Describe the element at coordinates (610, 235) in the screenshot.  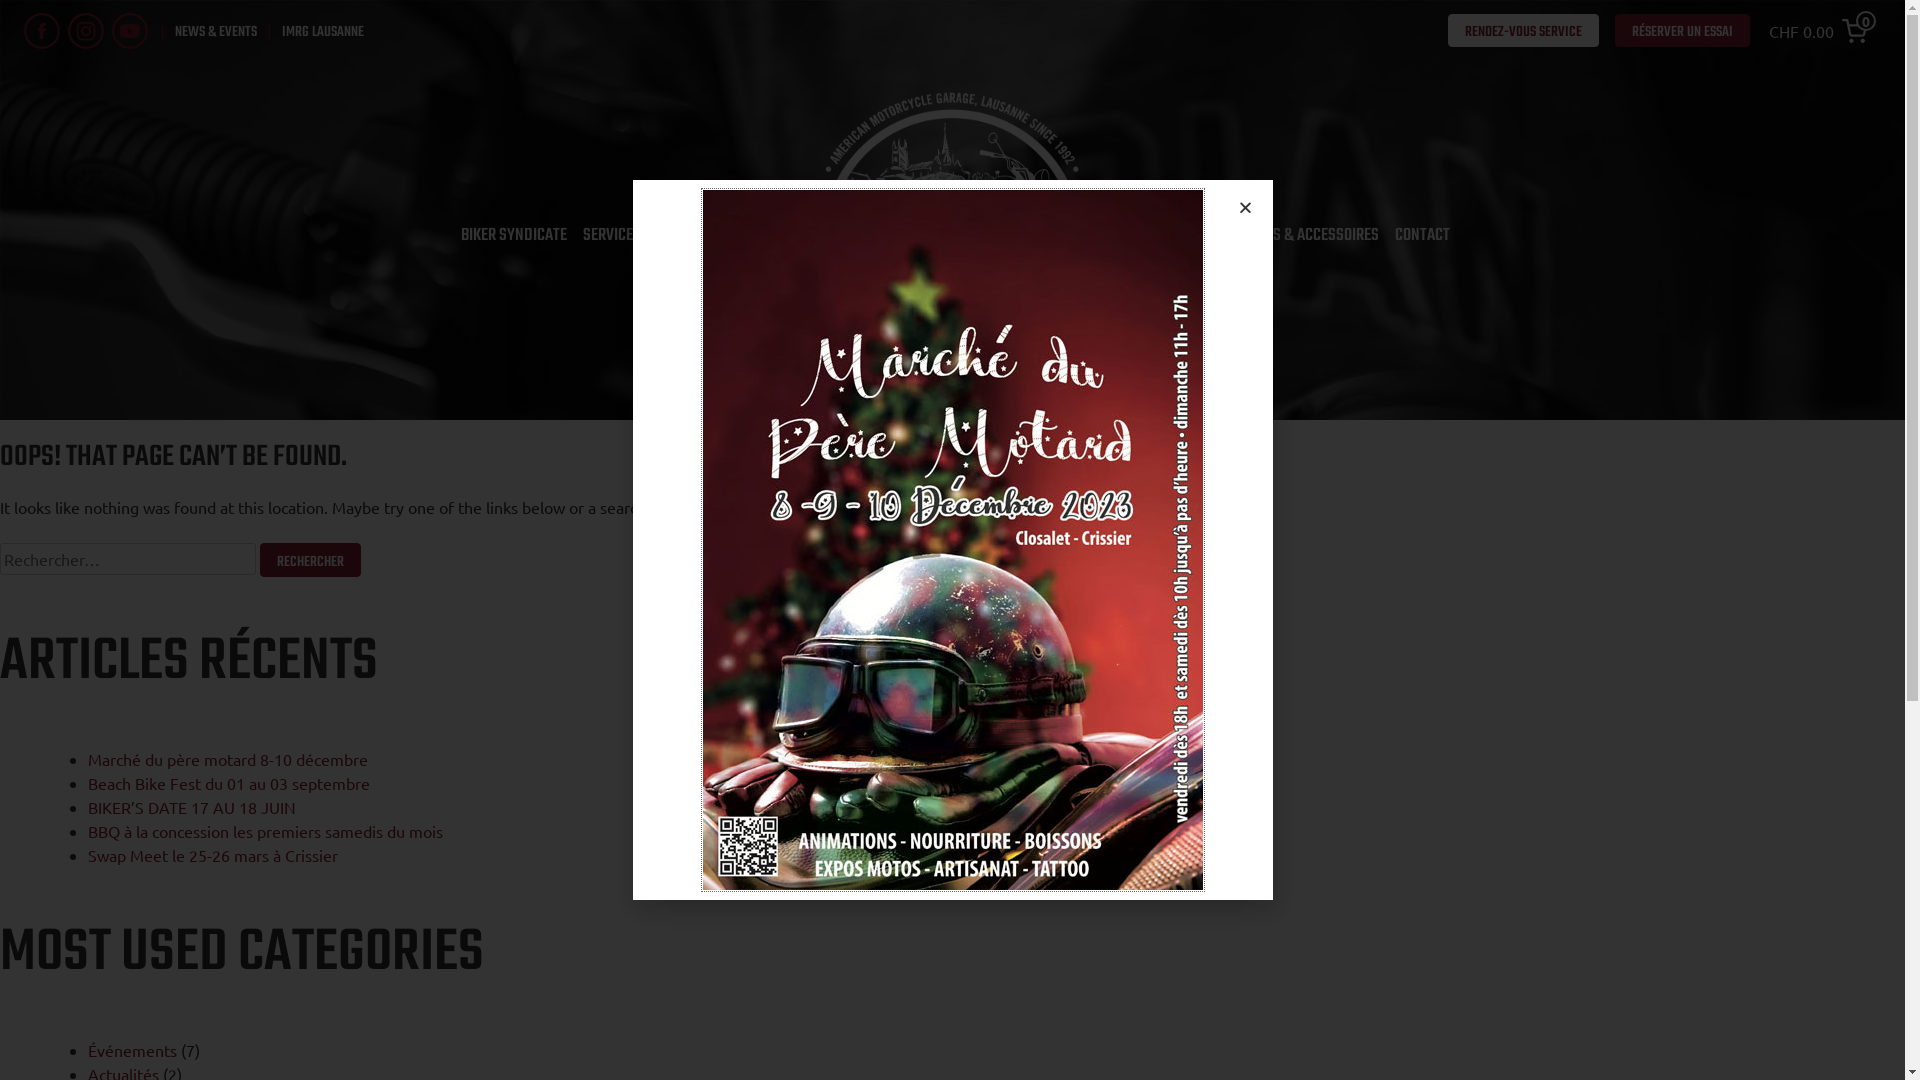
I see `'SERVICES'` at that location.